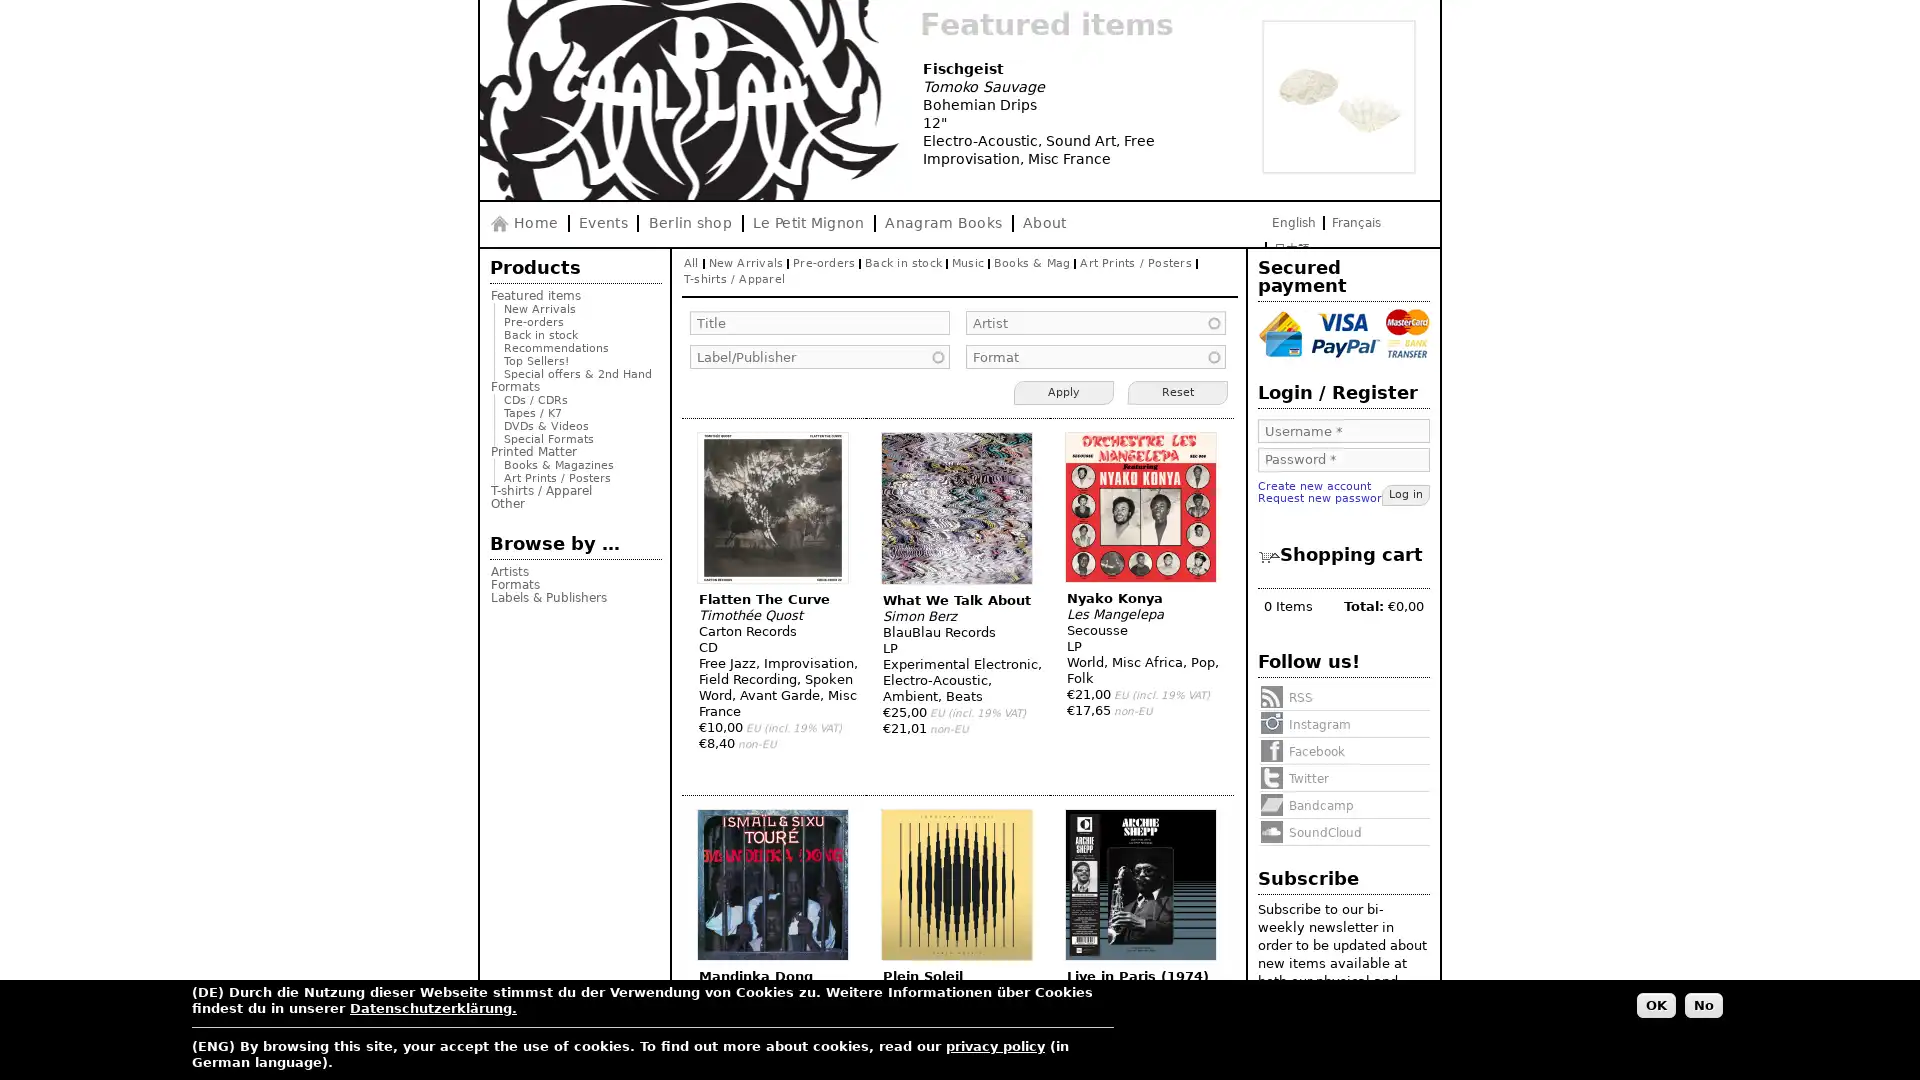 Image resolution: width=1920 pixels, height=1080 pixels. What do you see at coordinates (1379, 1001) in the screenshot?
I see `Sign Up!` at bounding box center [1379, 1001].